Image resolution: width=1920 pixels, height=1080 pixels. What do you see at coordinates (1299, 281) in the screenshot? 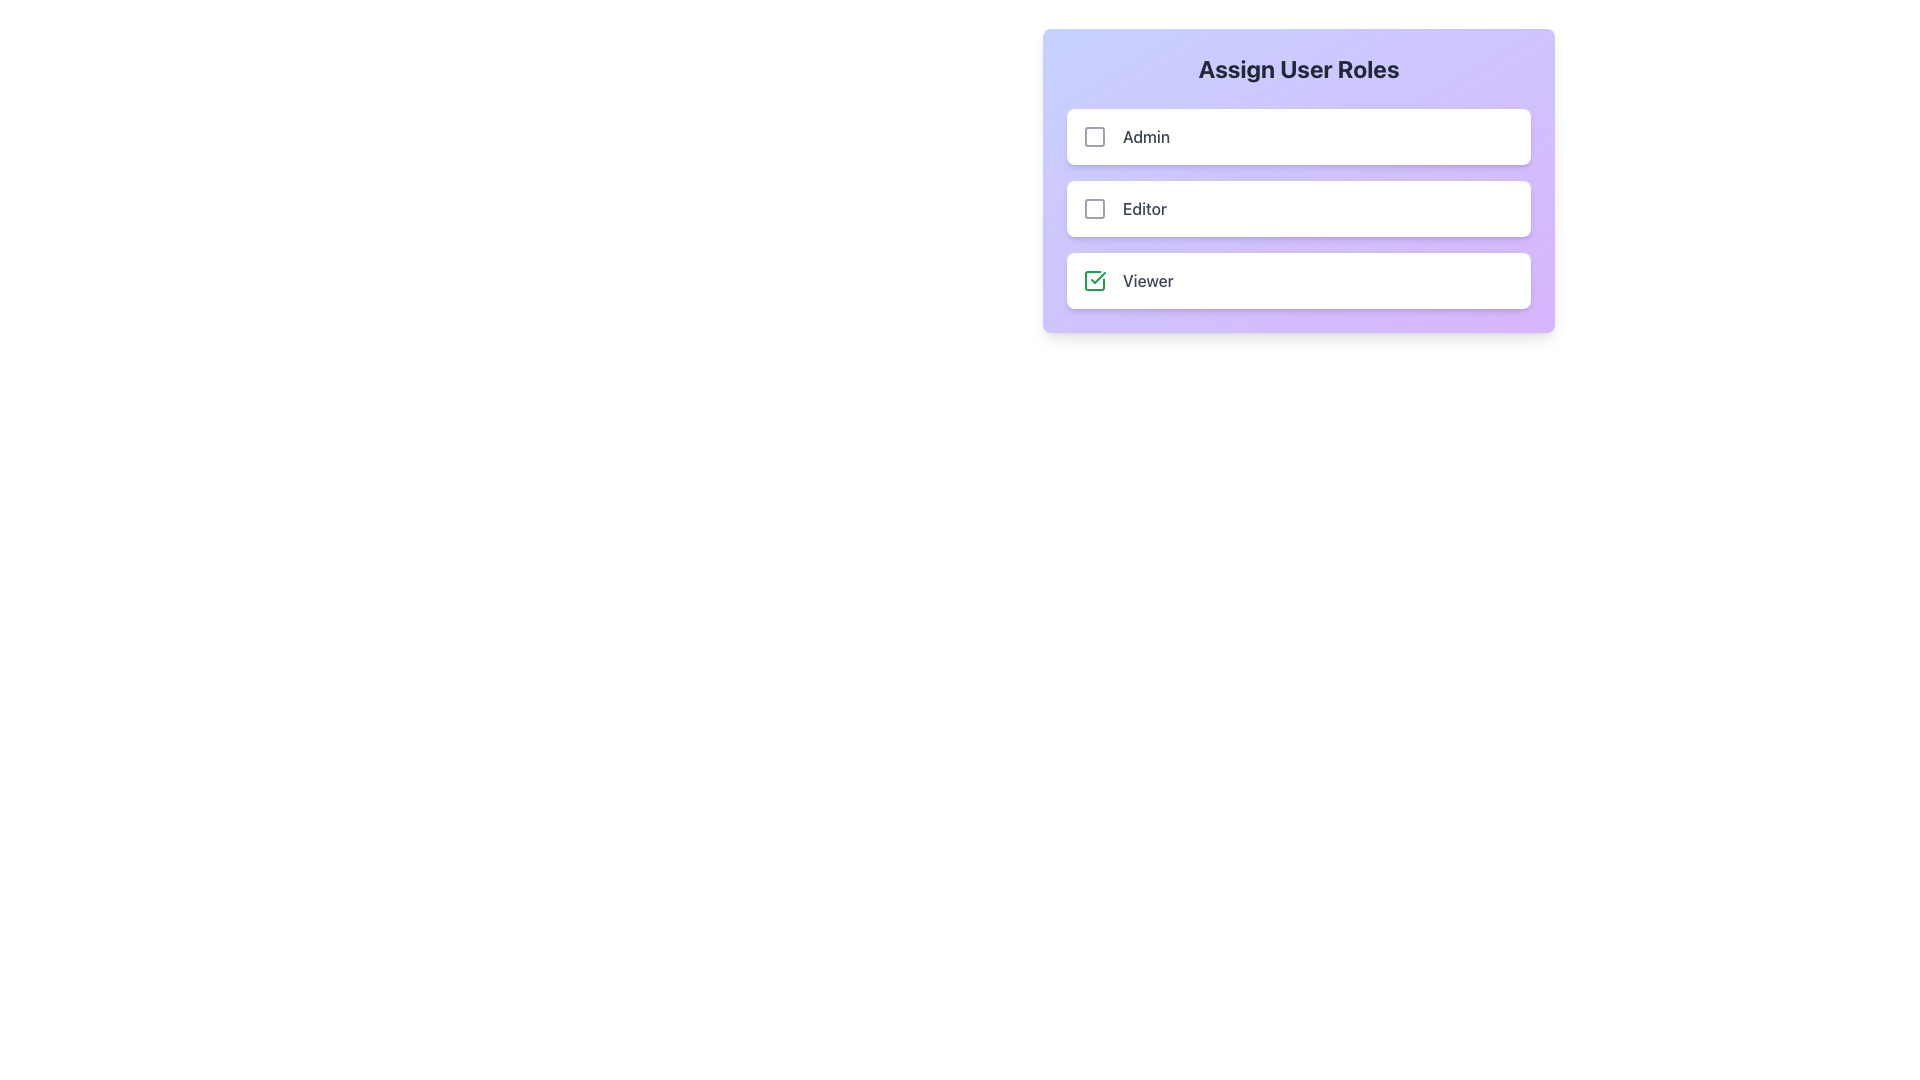
I see `the checkbox associated with the 'Viewer' role in the list item` at bounding box center [1299, 281].